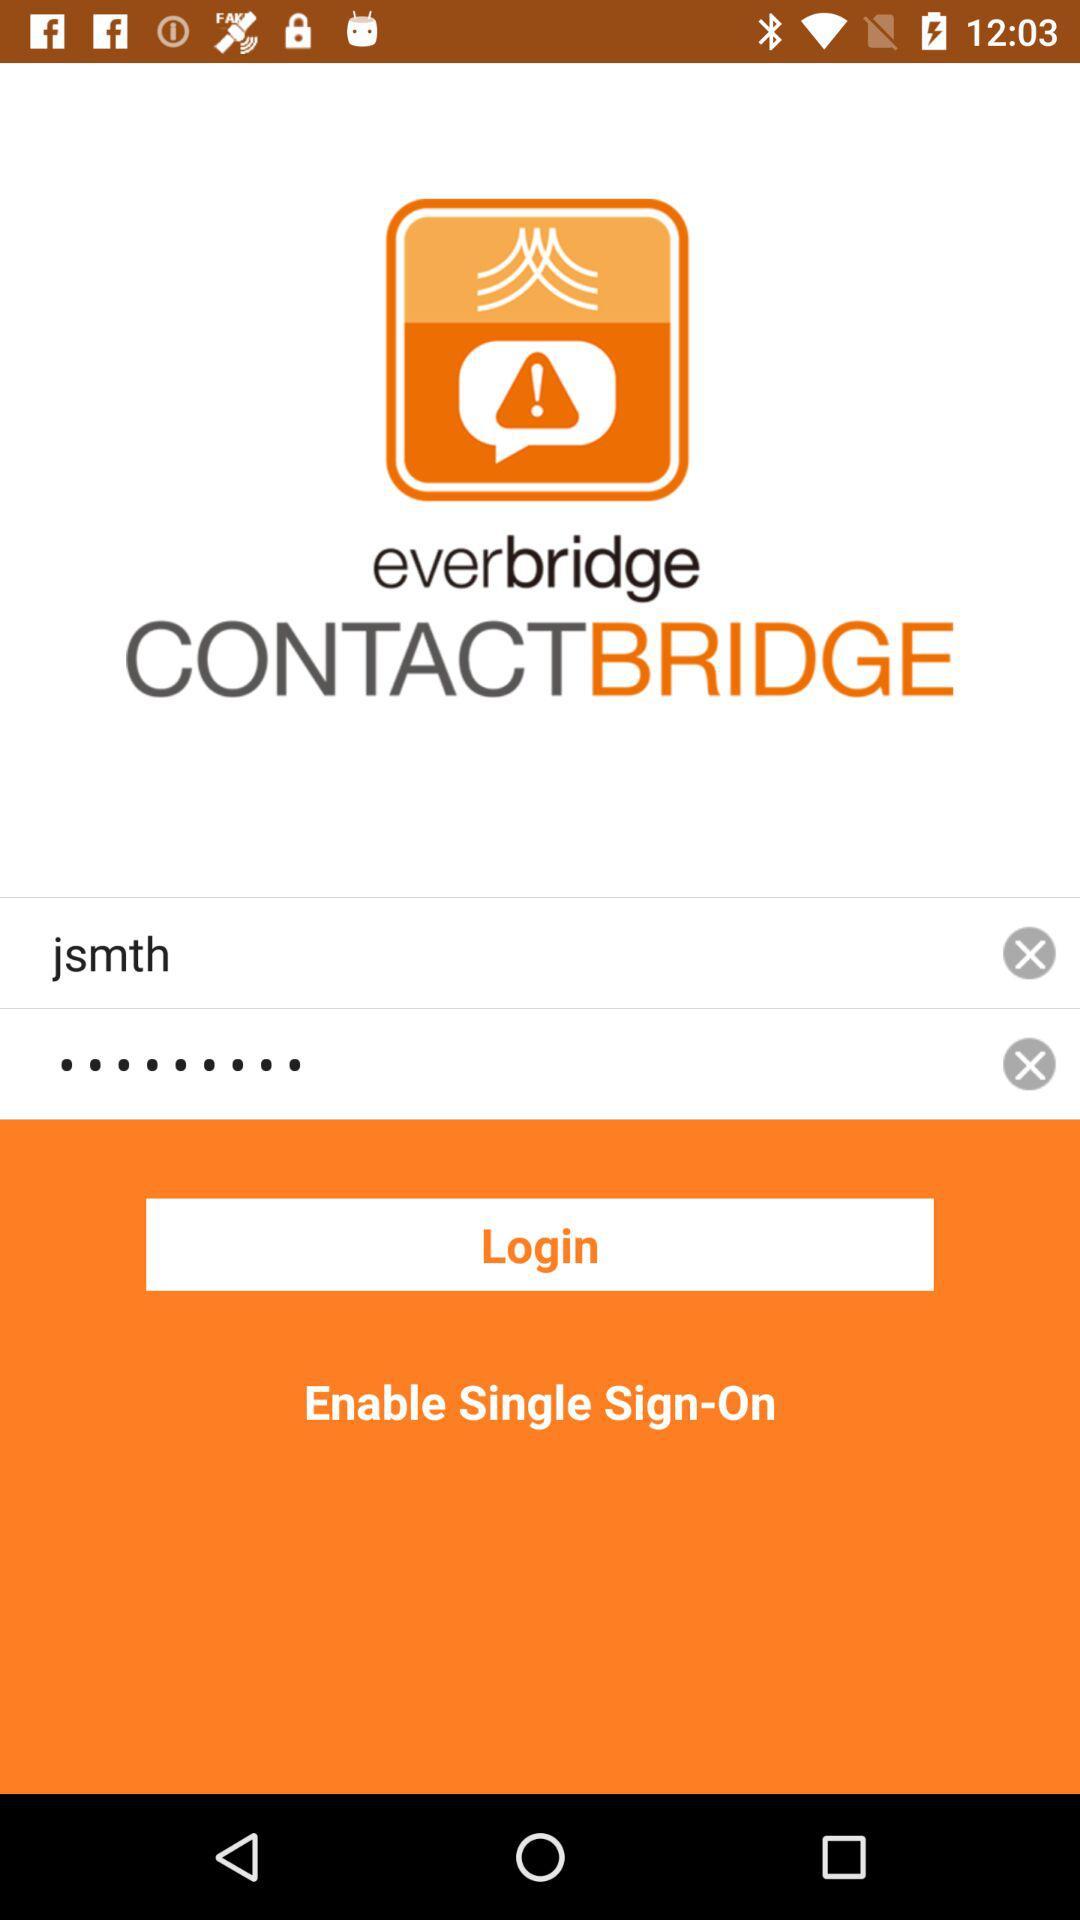  Describe the element at coordinates (1029, 951) in the screenshot. I see `the close icon` at that location.